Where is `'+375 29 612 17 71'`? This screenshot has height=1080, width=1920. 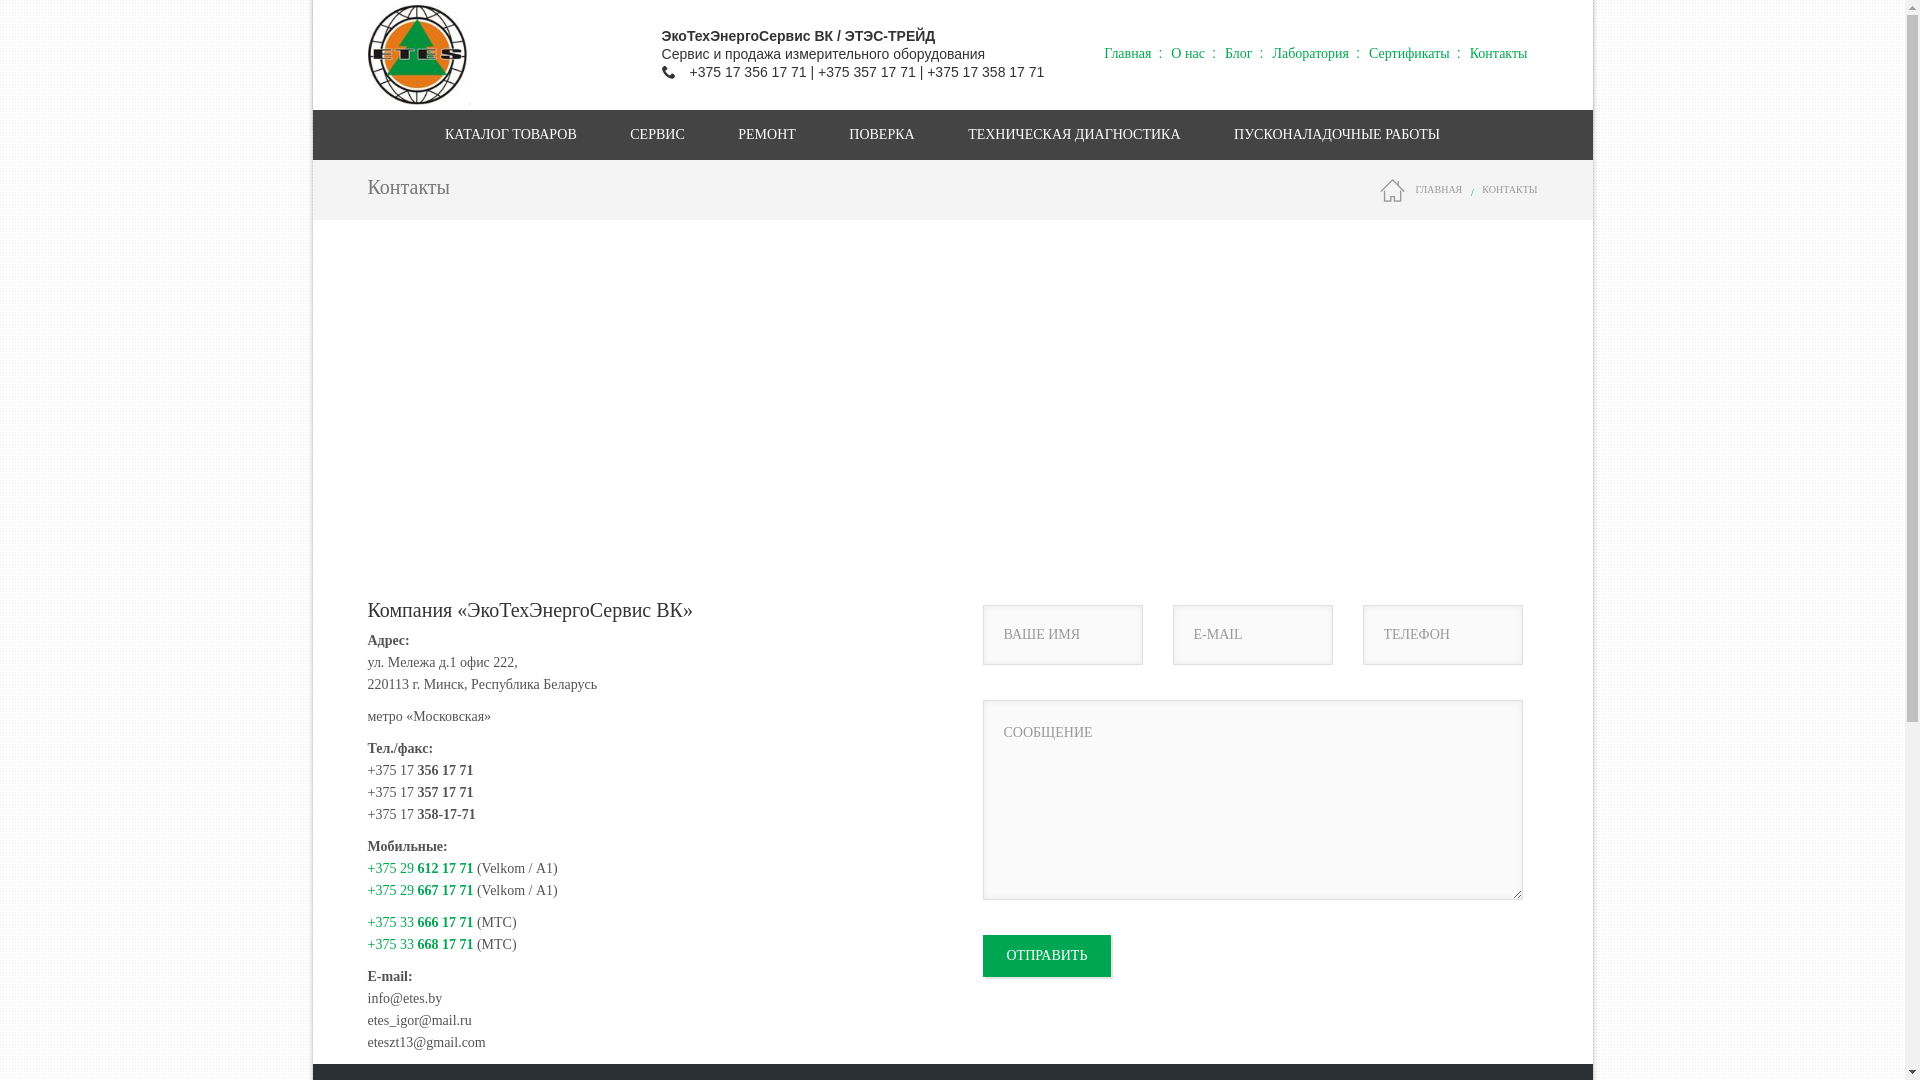
'+375 29 612 17 71' is located at coordinates (368, 867).